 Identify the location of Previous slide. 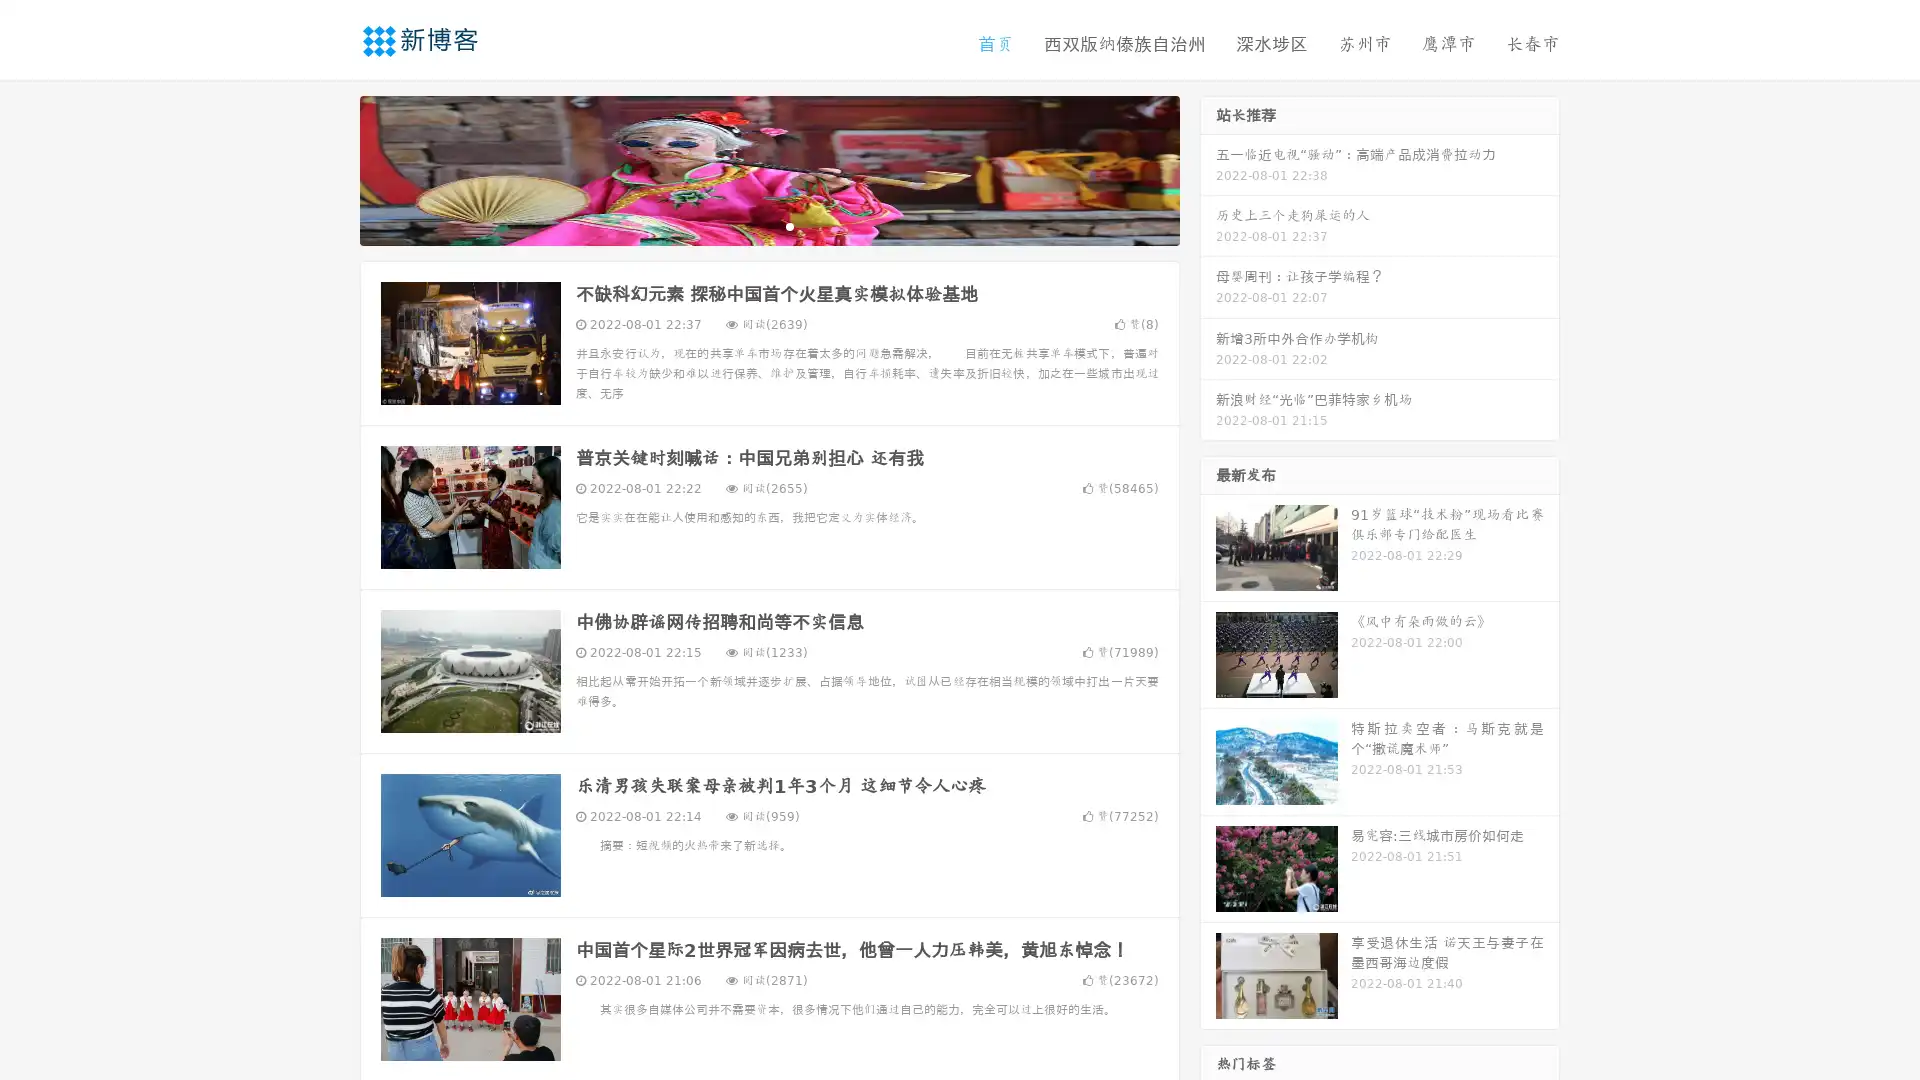
(330, 168).